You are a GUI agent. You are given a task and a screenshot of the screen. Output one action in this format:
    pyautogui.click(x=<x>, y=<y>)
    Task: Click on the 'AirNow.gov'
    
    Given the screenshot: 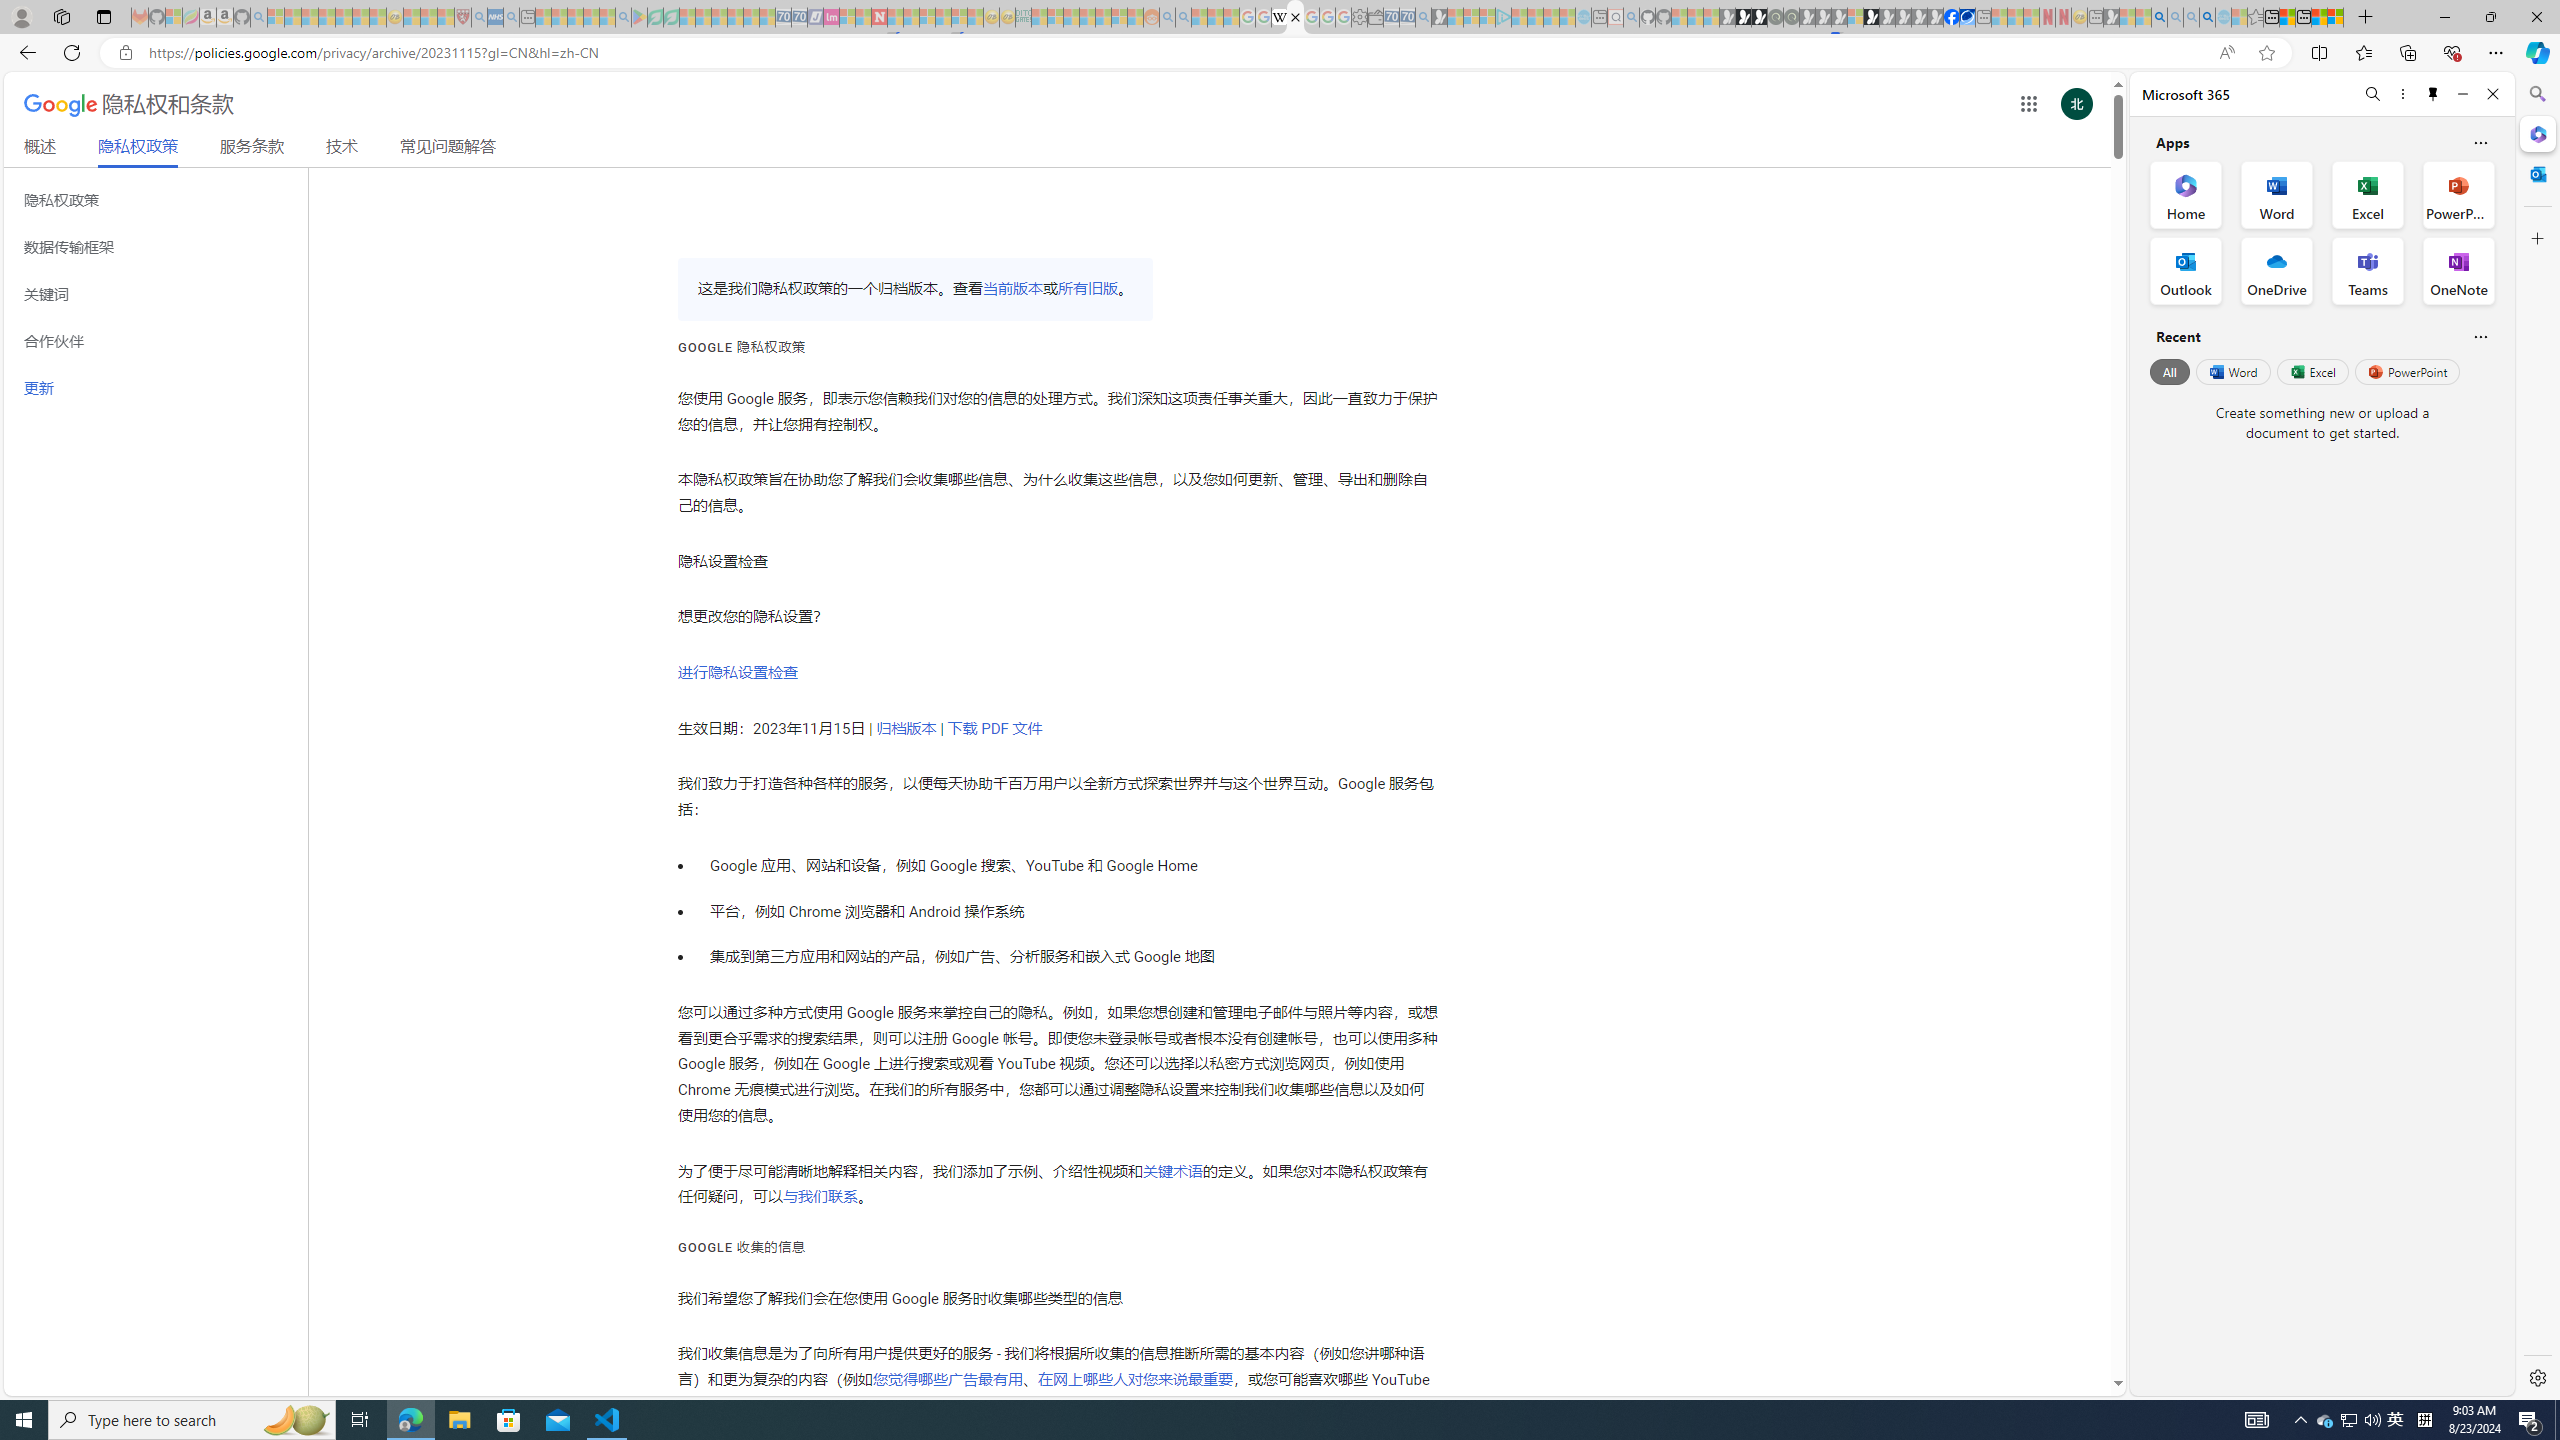 What is the action you would take?
    pyautogui.click(x=1966, y=16)
    